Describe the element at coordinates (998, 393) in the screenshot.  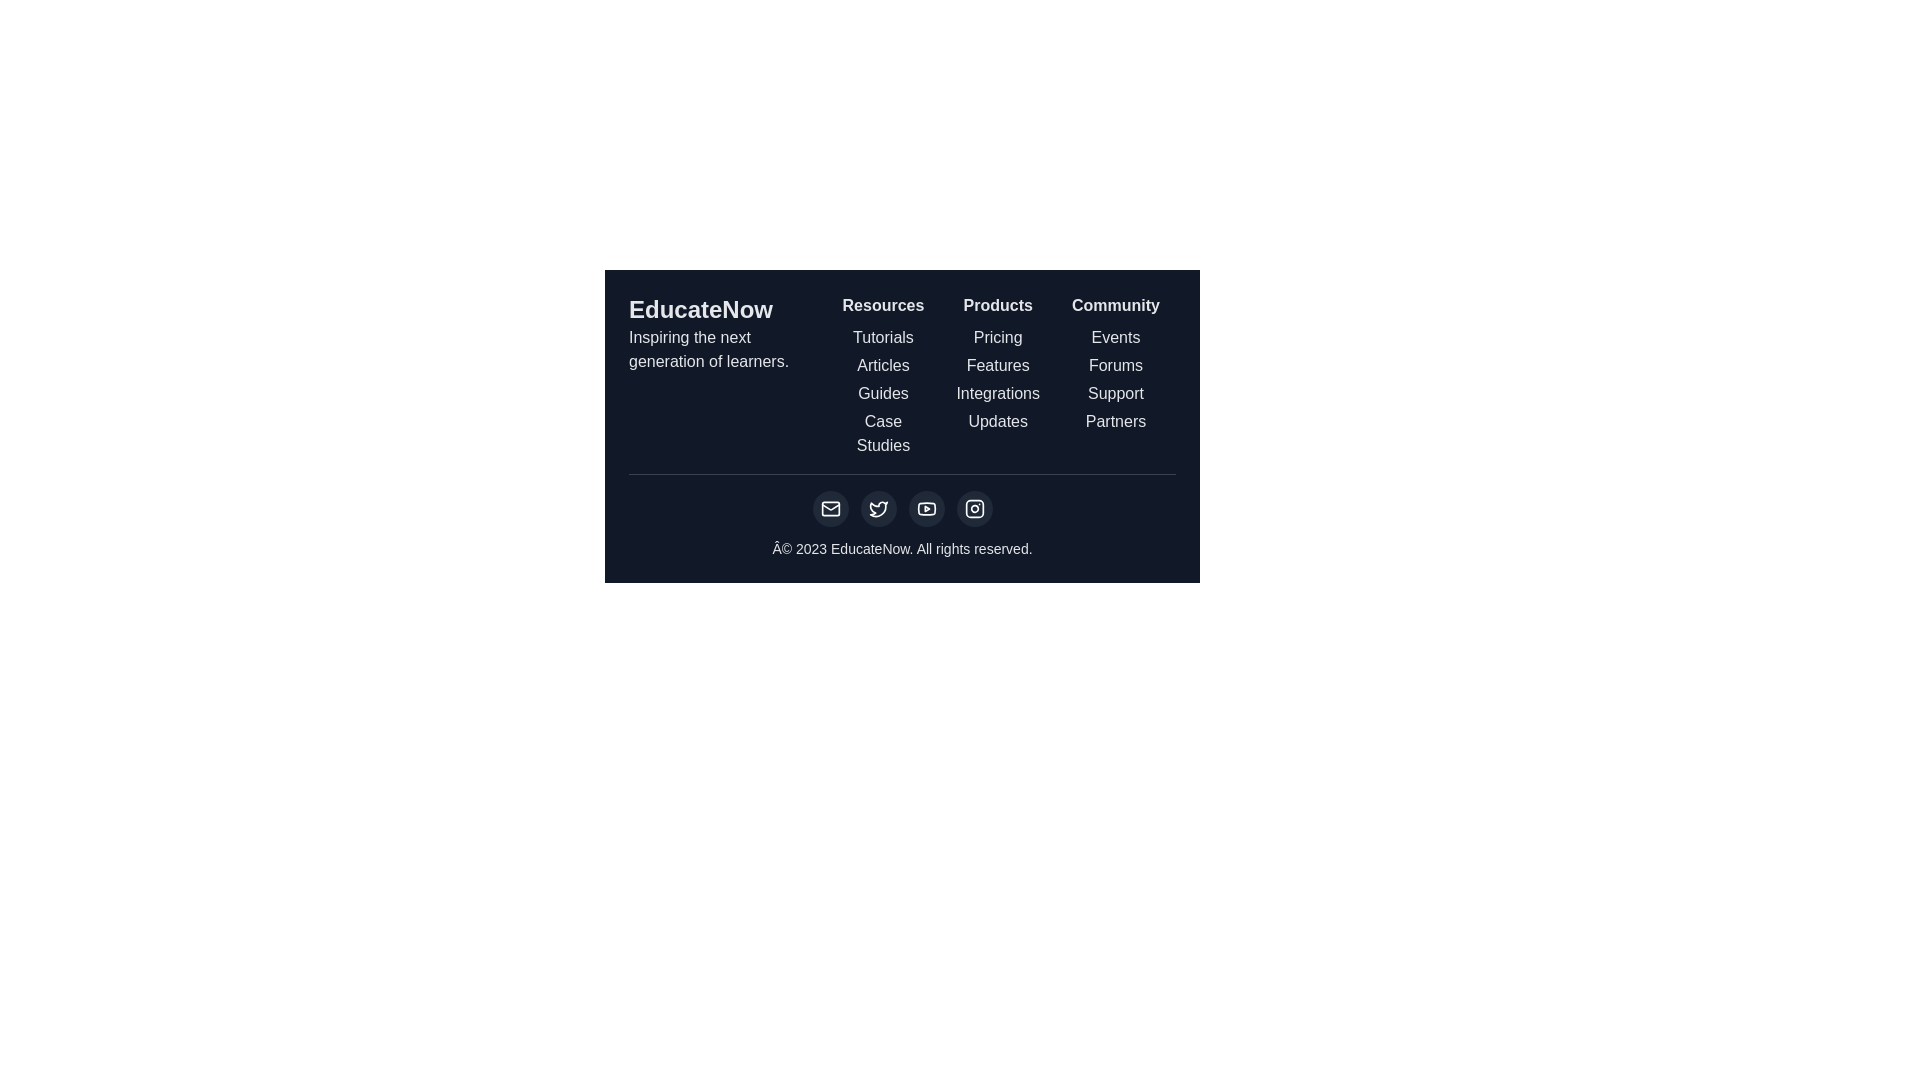
I see `the text label displaying 'Integrations' for accessibility purposes` at that location.